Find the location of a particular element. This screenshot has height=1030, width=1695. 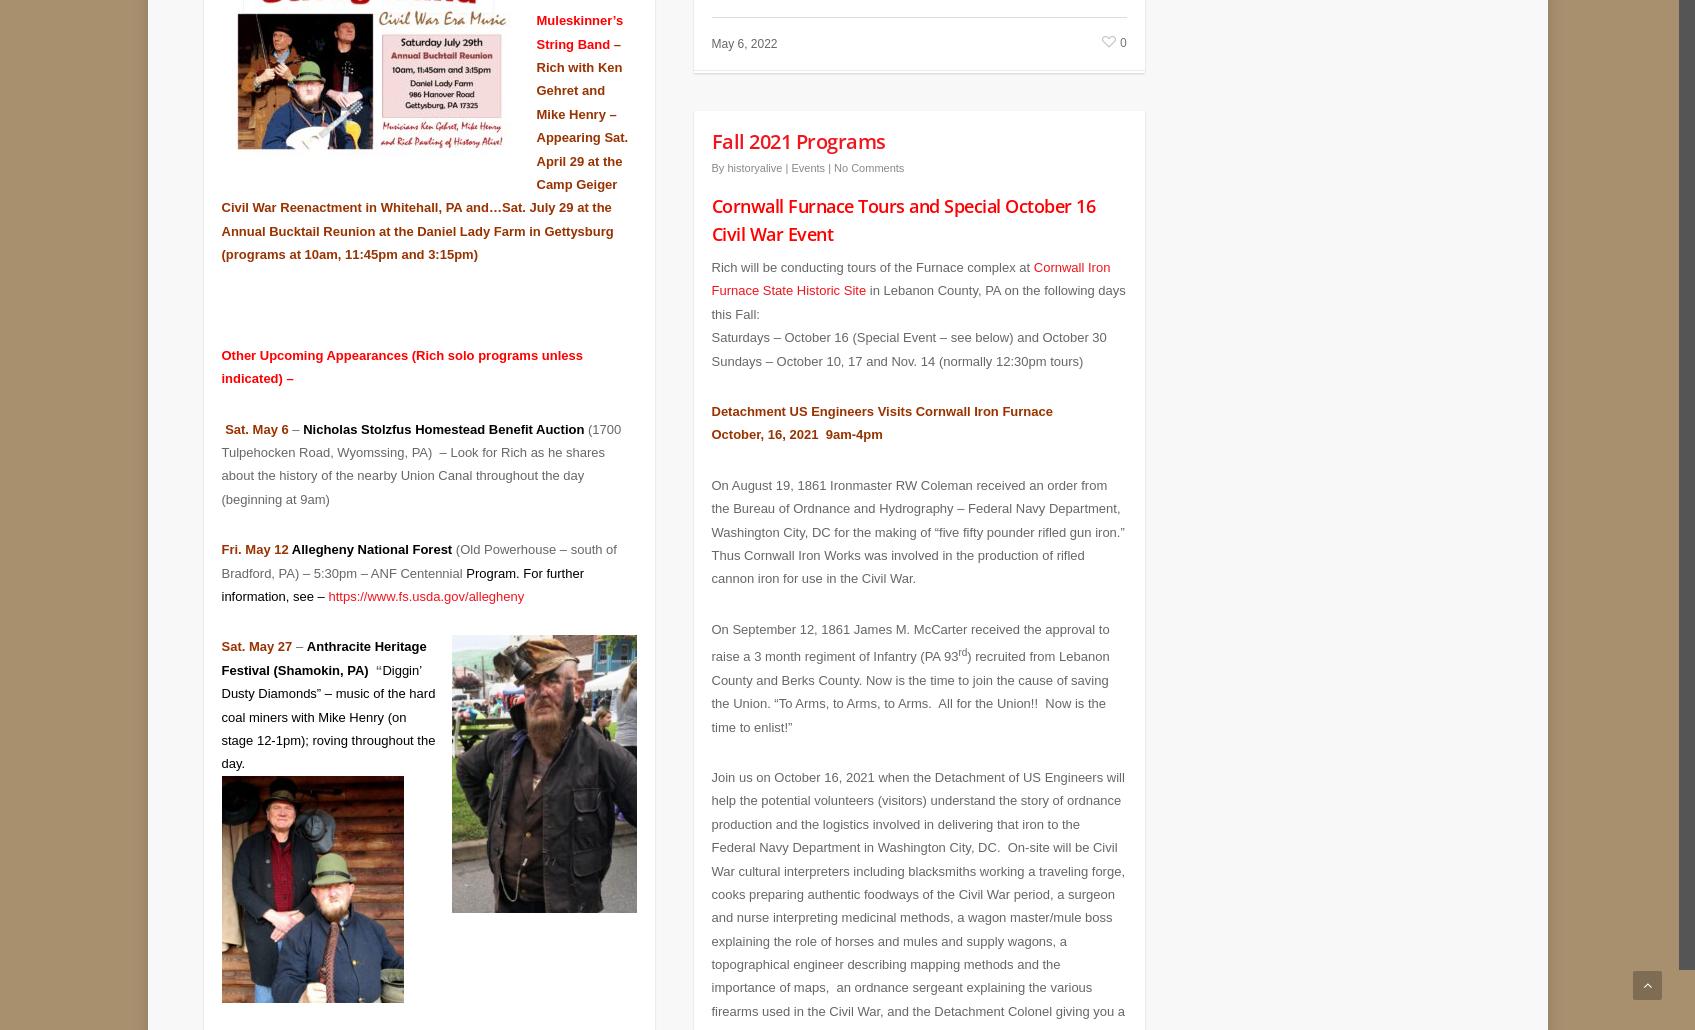

'By' is located at coordinates (717, 151).